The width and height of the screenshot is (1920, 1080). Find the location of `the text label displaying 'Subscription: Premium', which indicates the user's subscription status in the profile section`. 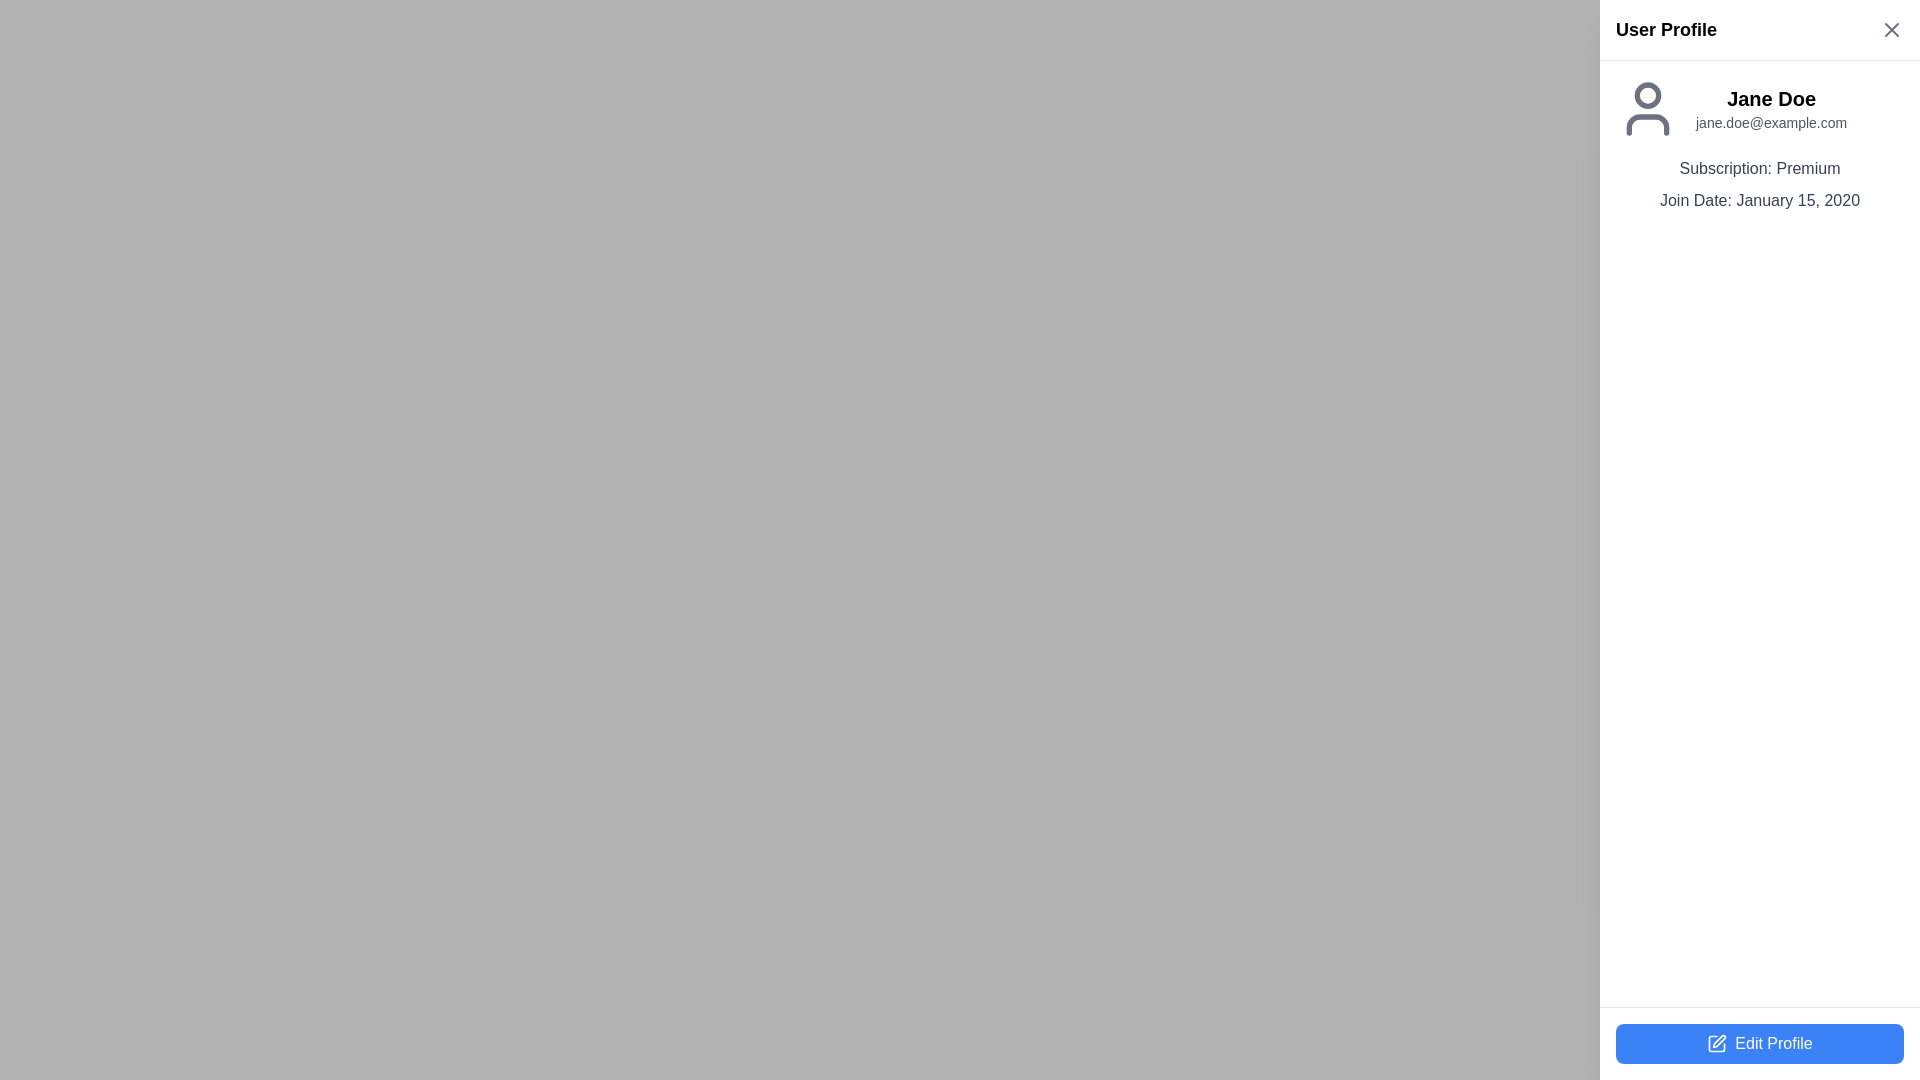

the text label displaying 'Subscription: Premium', which indicates the user's subscription status in the profile section is located at coordinates (1760, 168).